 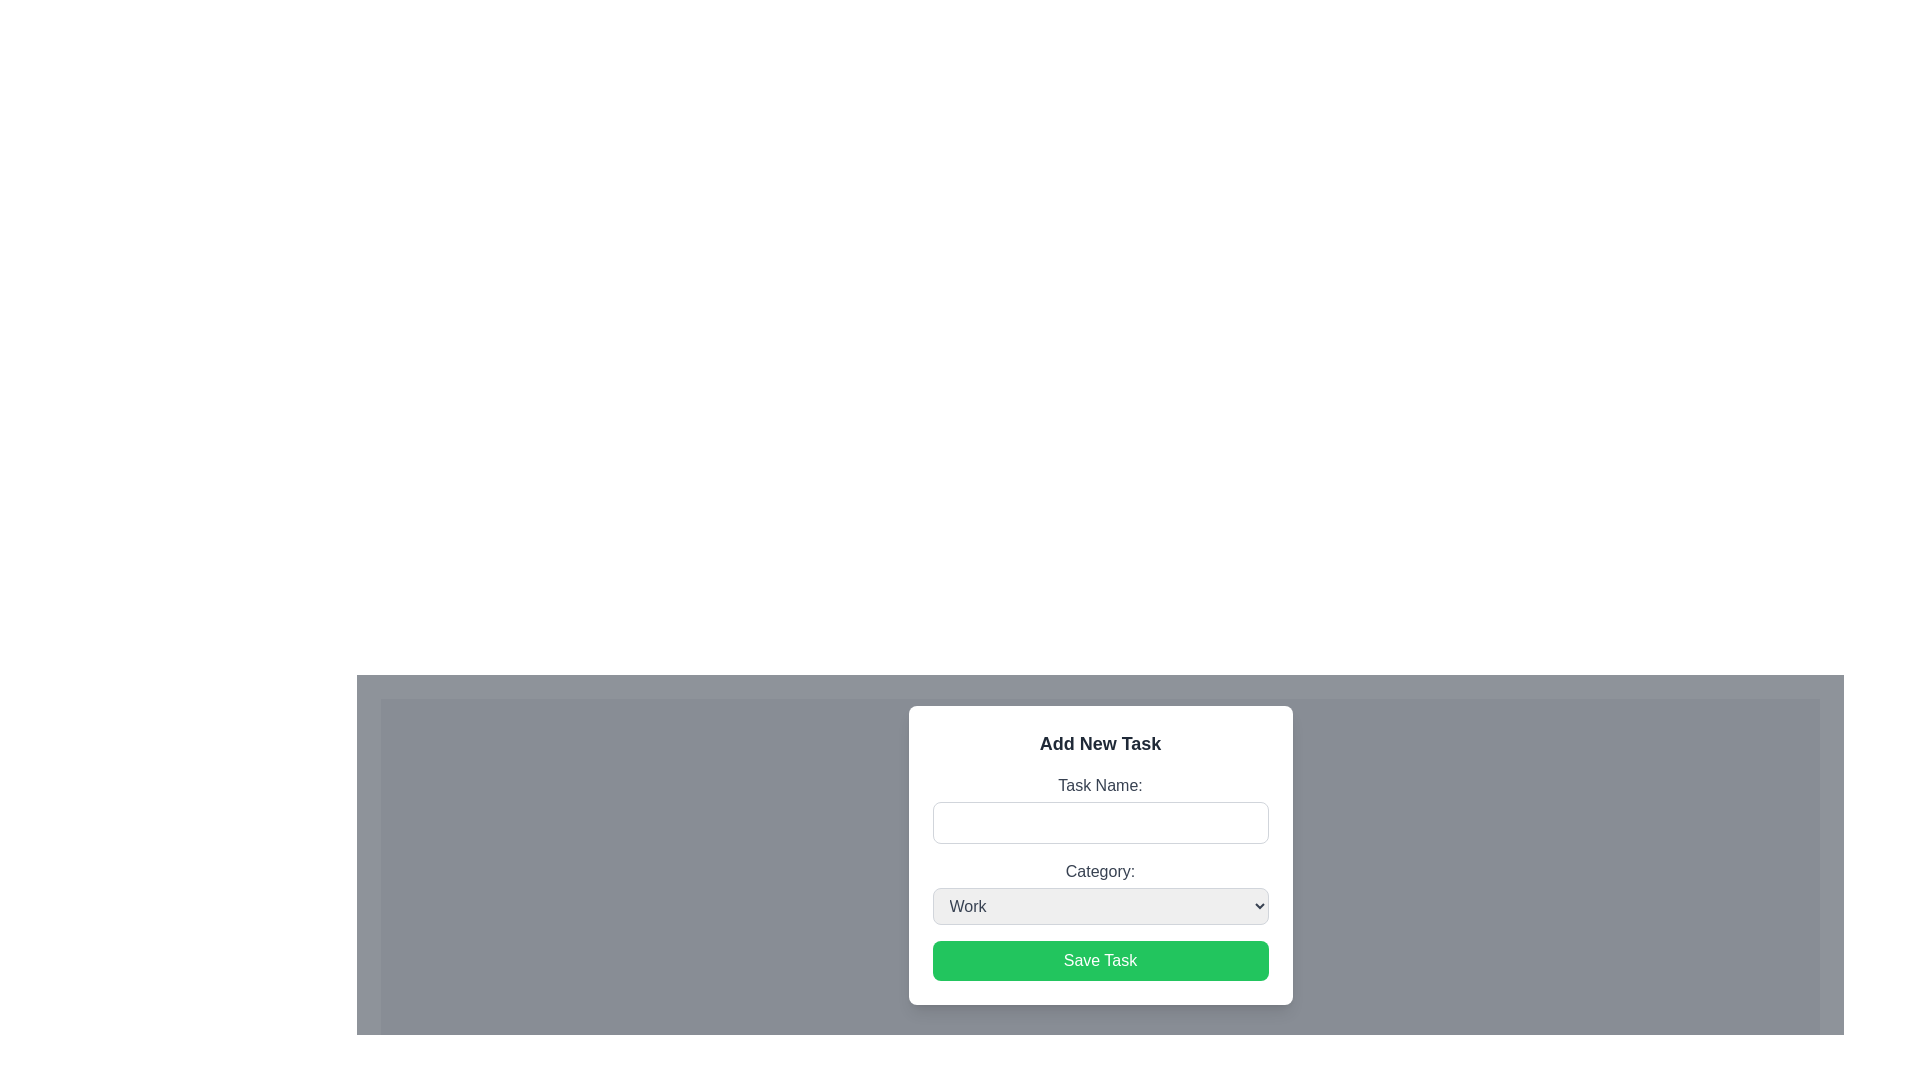 What do you see at coordinates (1099, 906) in the screenshot?
I see `the dropdown menu that allows the user to select a category, currently showing 'Work'` at bounding box center [1099, 906].